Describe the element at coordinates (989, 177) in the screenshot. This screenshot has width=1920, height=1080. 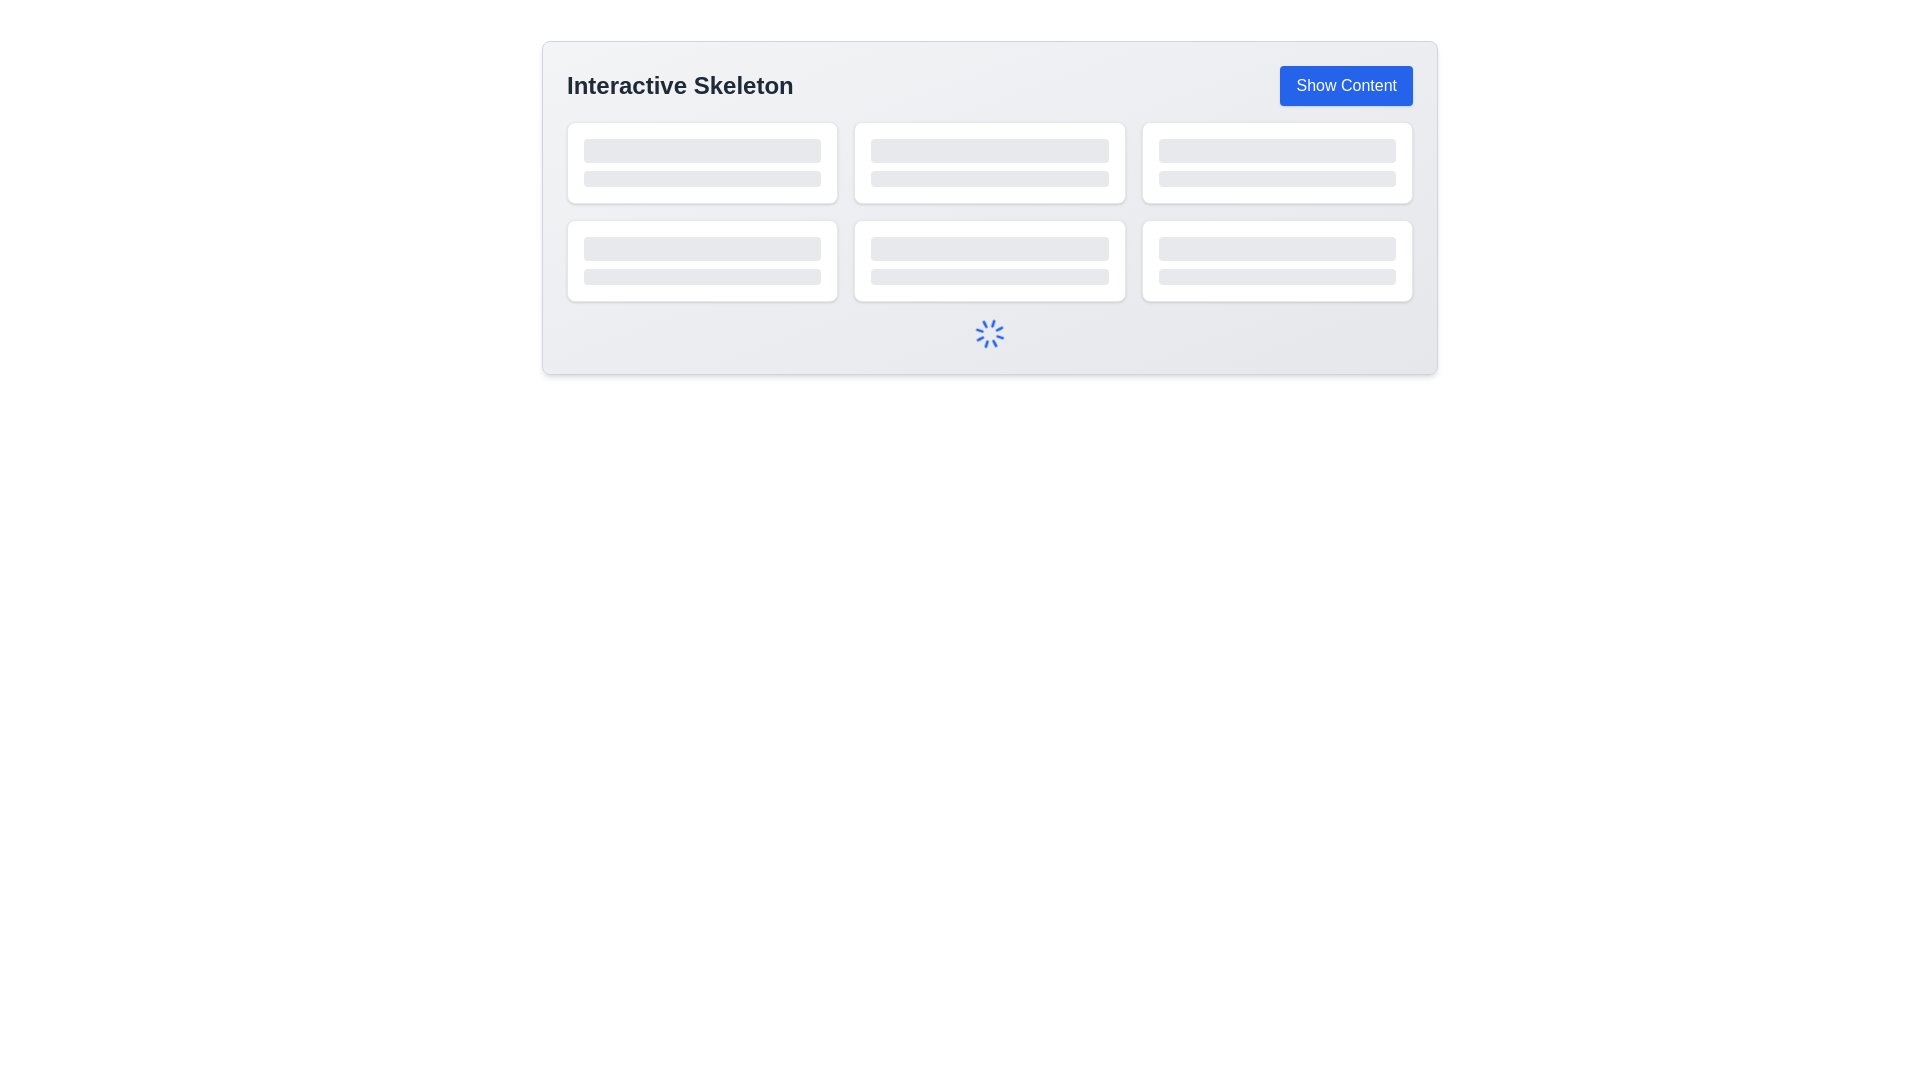
I see `the Loading placeholder, which is a horizontally elongated rectangle with a light gray background located below another taller rectangular bar in the center of the application's layout` at that location.